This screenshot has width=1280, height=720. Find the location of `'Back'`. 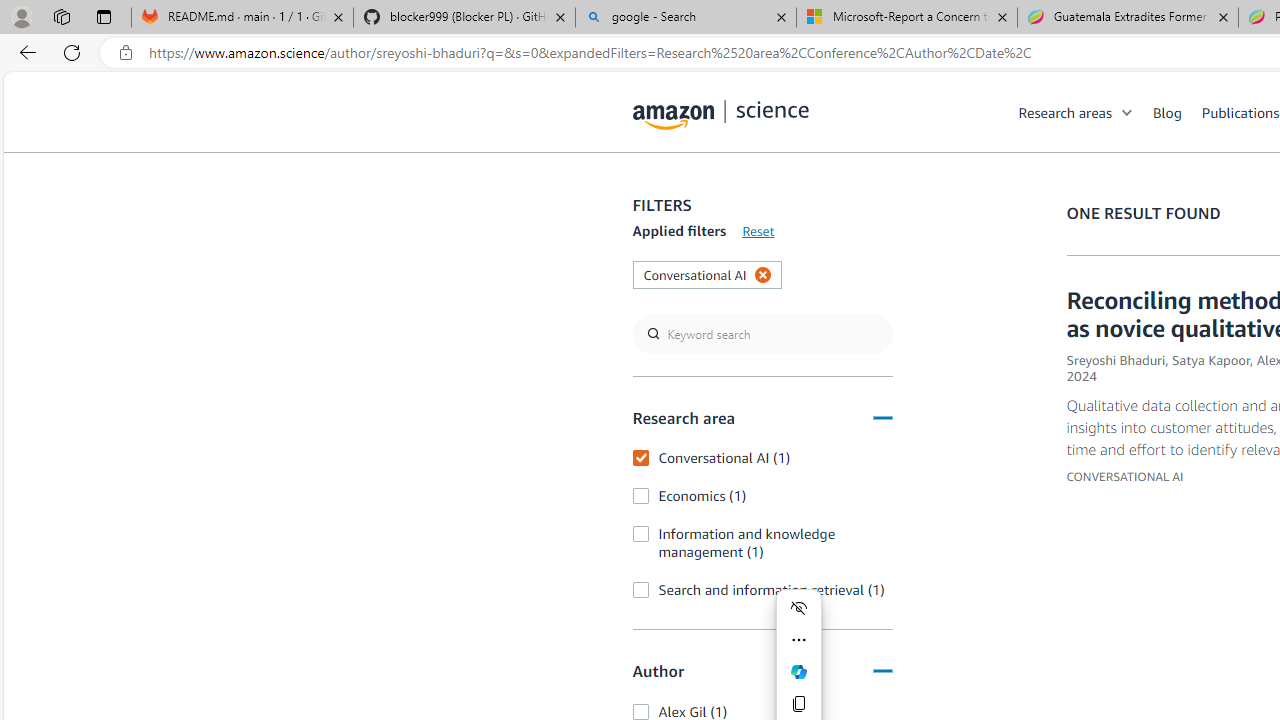

'Back' is located at coordinates (24, 51).